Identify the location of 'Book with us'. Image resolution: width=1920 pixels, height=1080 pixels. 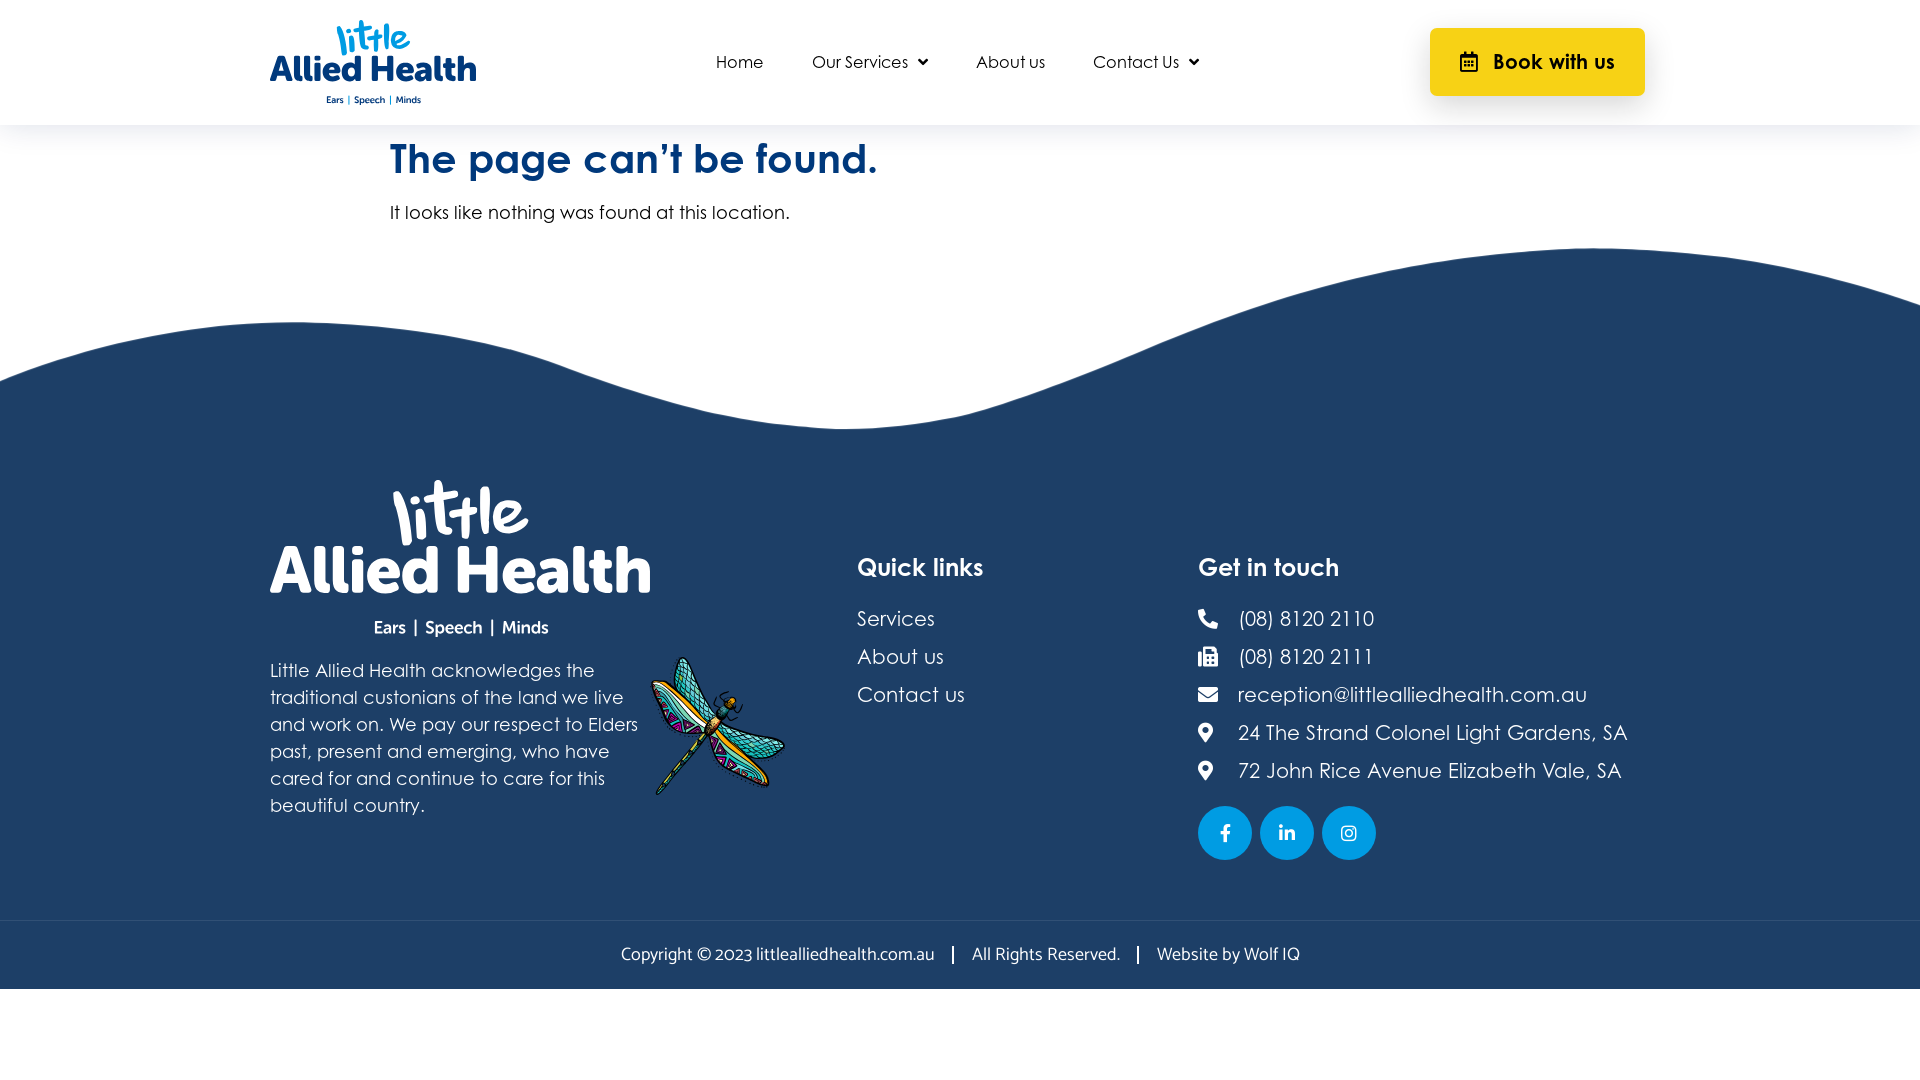
(1536, 60).